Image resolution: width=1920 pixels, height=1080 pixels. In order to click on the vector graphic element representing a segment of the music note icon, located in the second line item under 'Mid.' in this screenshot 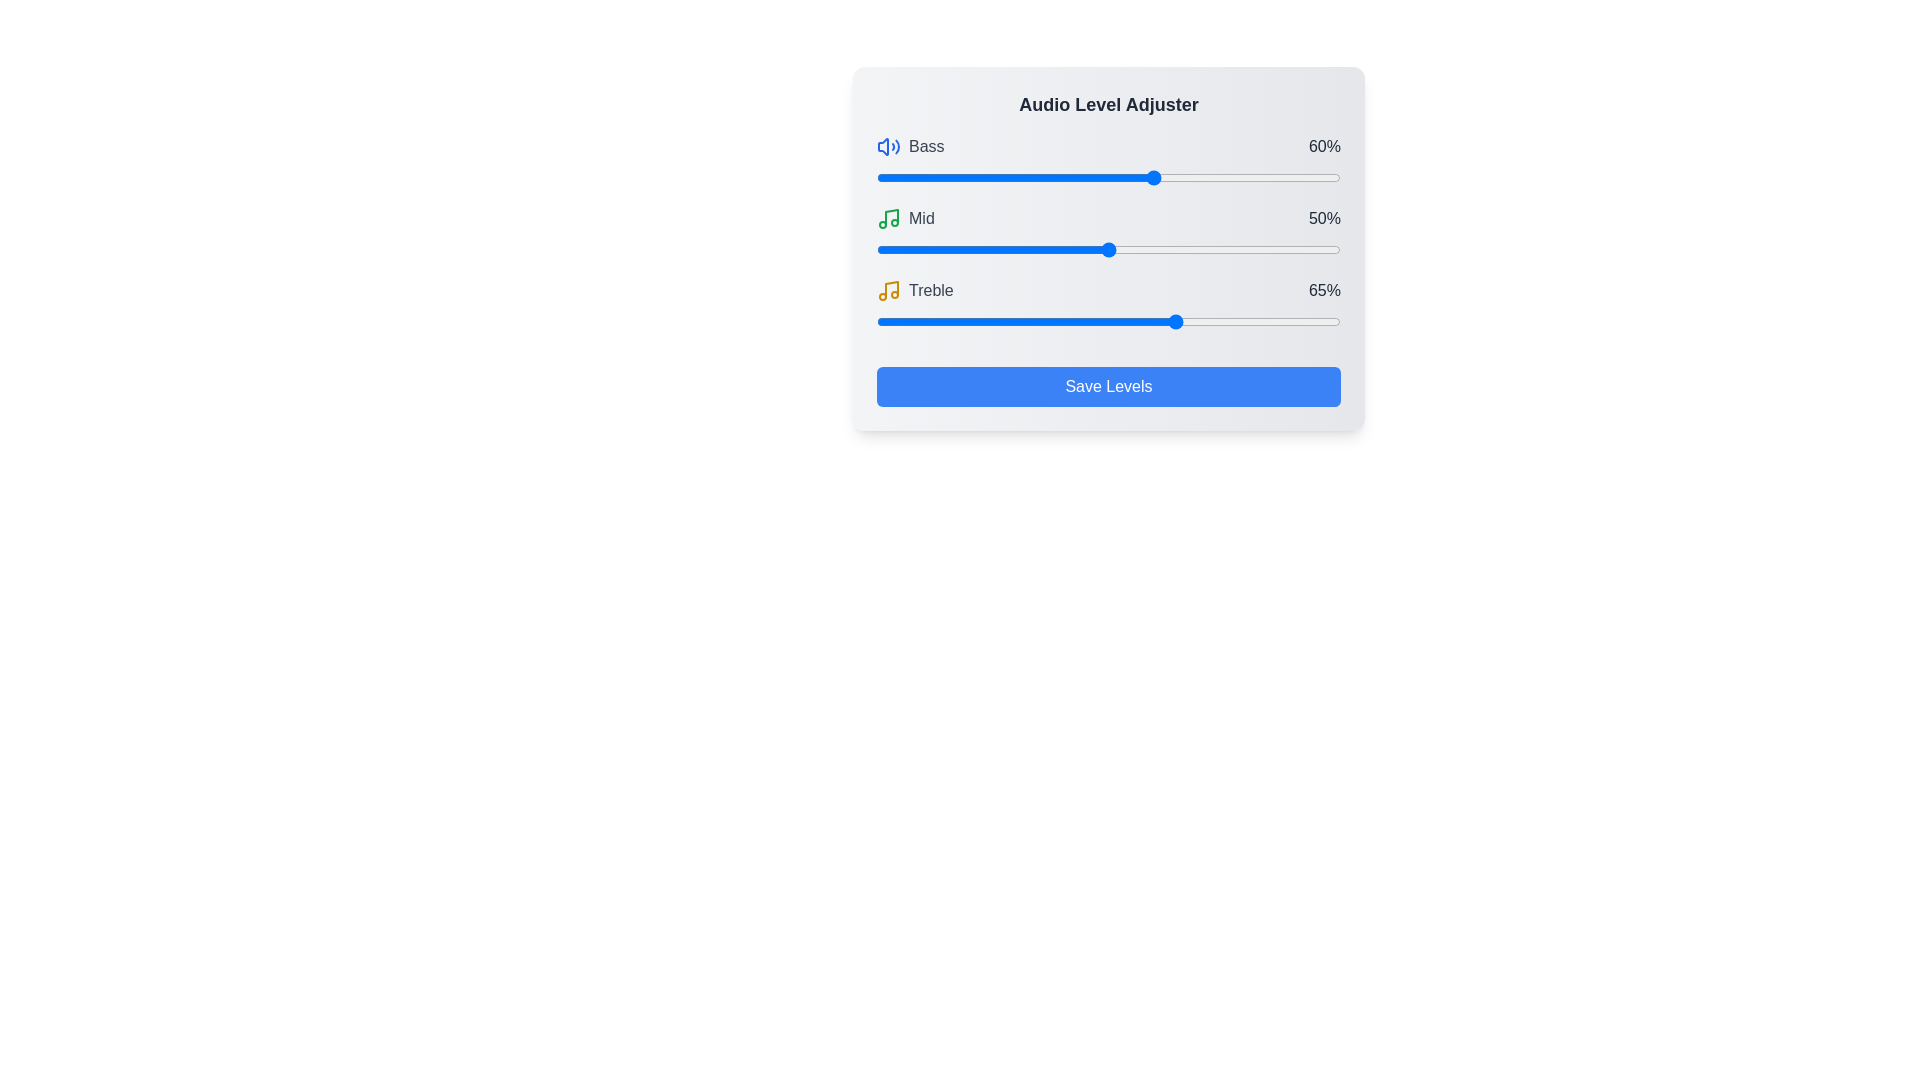, I will do `click(891, 217)`.